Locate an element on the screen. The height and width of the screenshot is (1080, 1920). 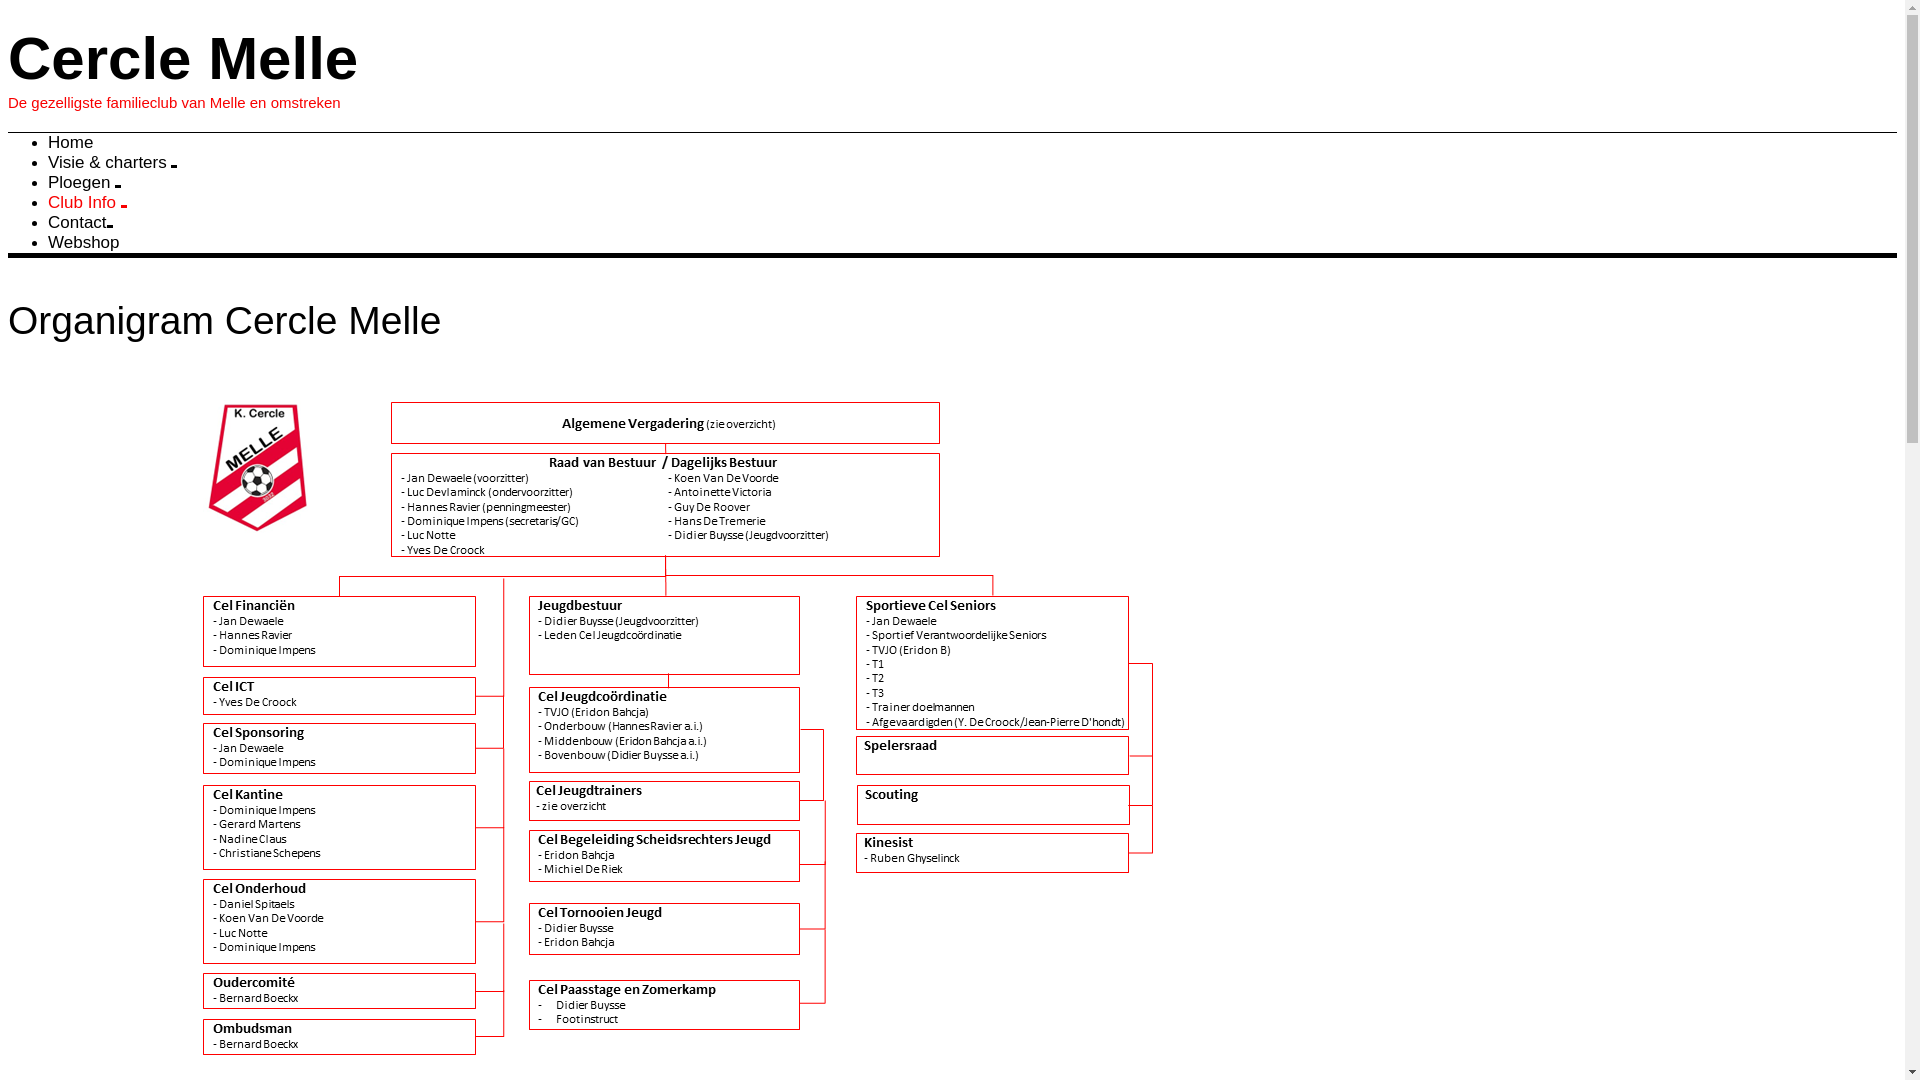
'Visie & charters' is located at coordinates (111, 161).